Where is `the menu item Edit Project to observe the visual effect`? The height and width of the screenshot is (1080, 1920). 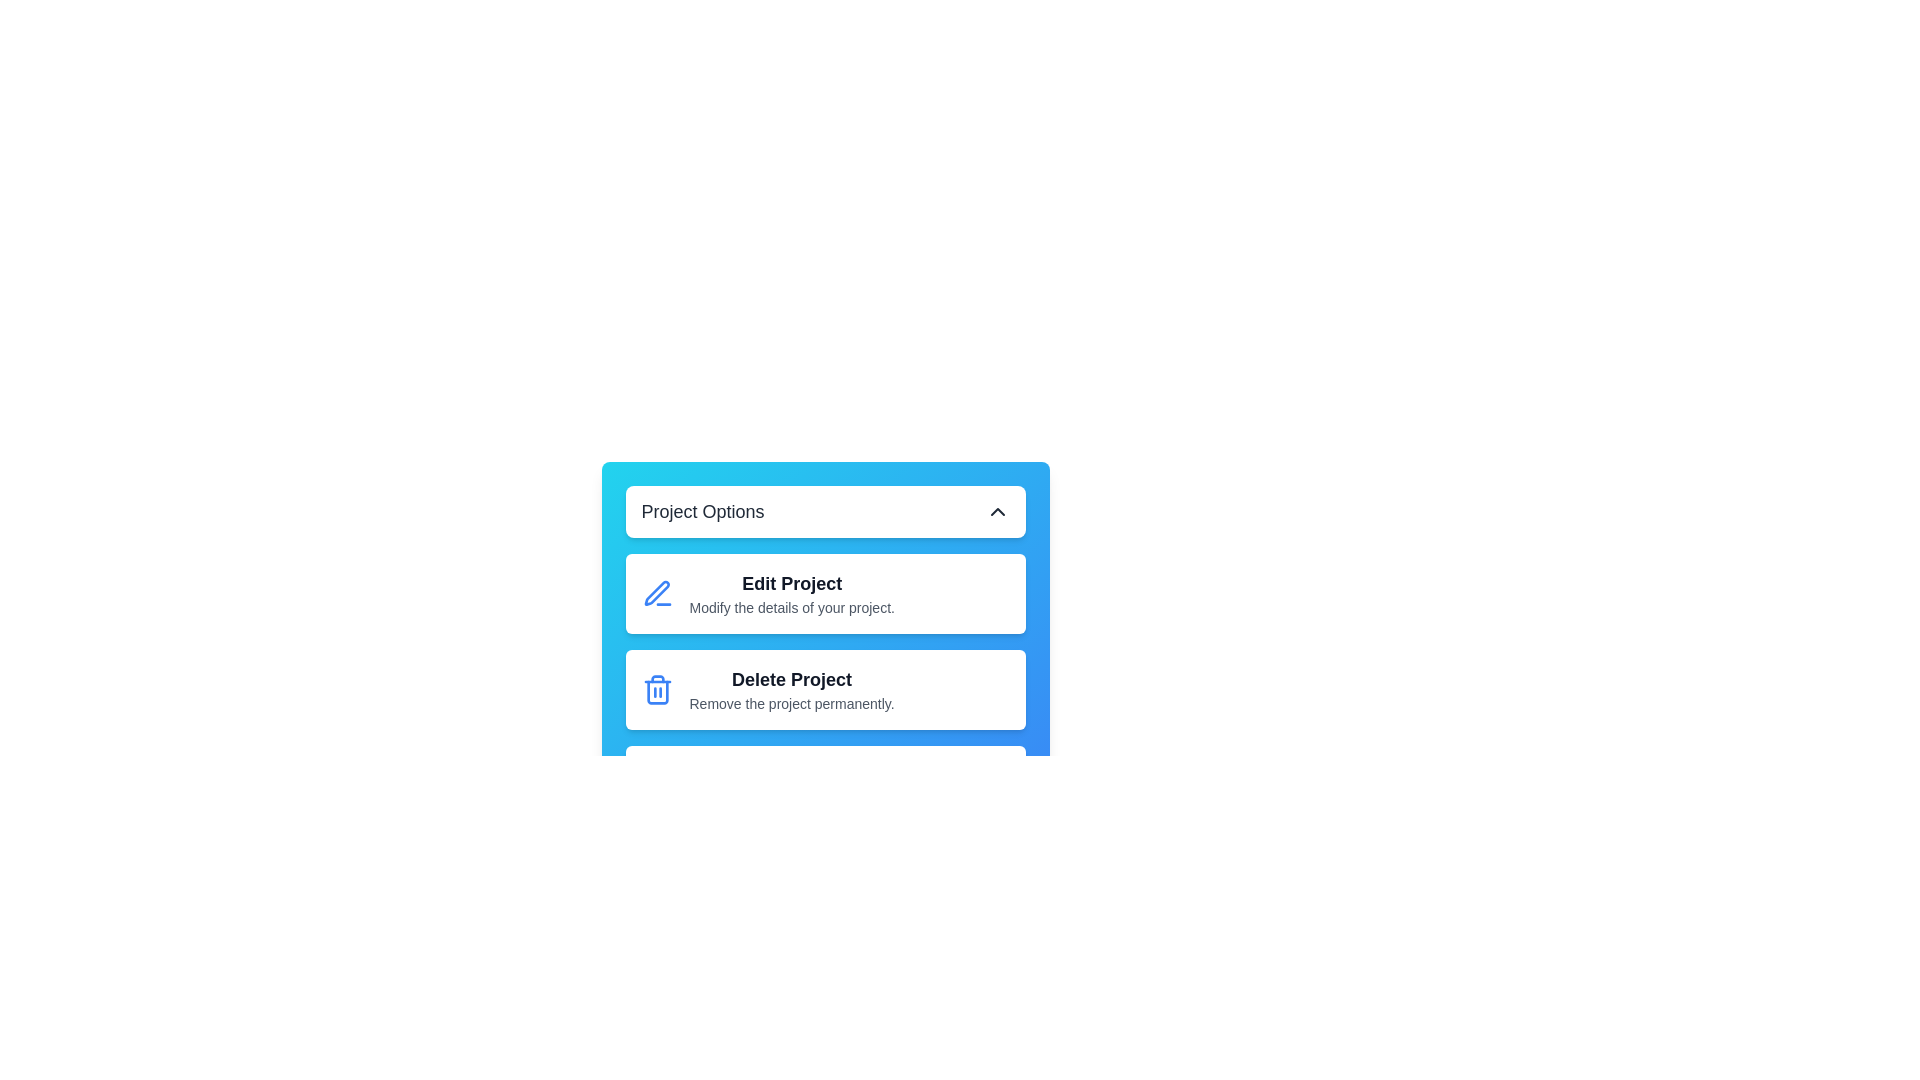 the menu item Edit Project to observe the visual effect is located at coordinates (825, 593).